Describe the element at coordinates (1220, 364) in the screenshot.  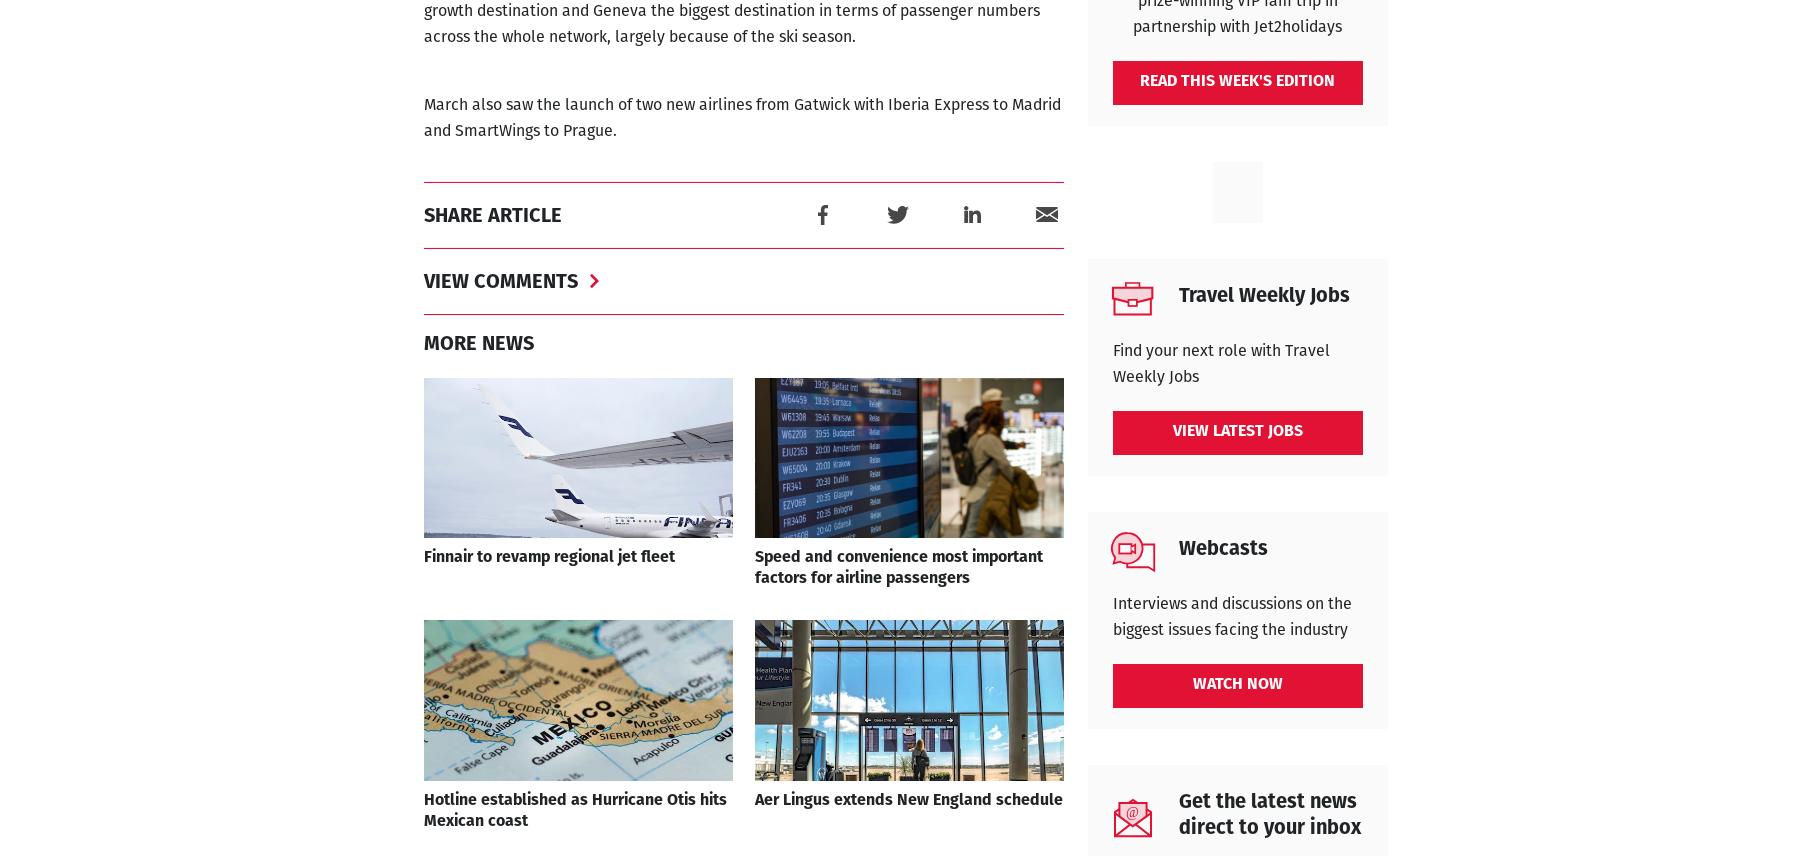
I see `'Find your next role with Travel Weekly Jobs'` at that location.